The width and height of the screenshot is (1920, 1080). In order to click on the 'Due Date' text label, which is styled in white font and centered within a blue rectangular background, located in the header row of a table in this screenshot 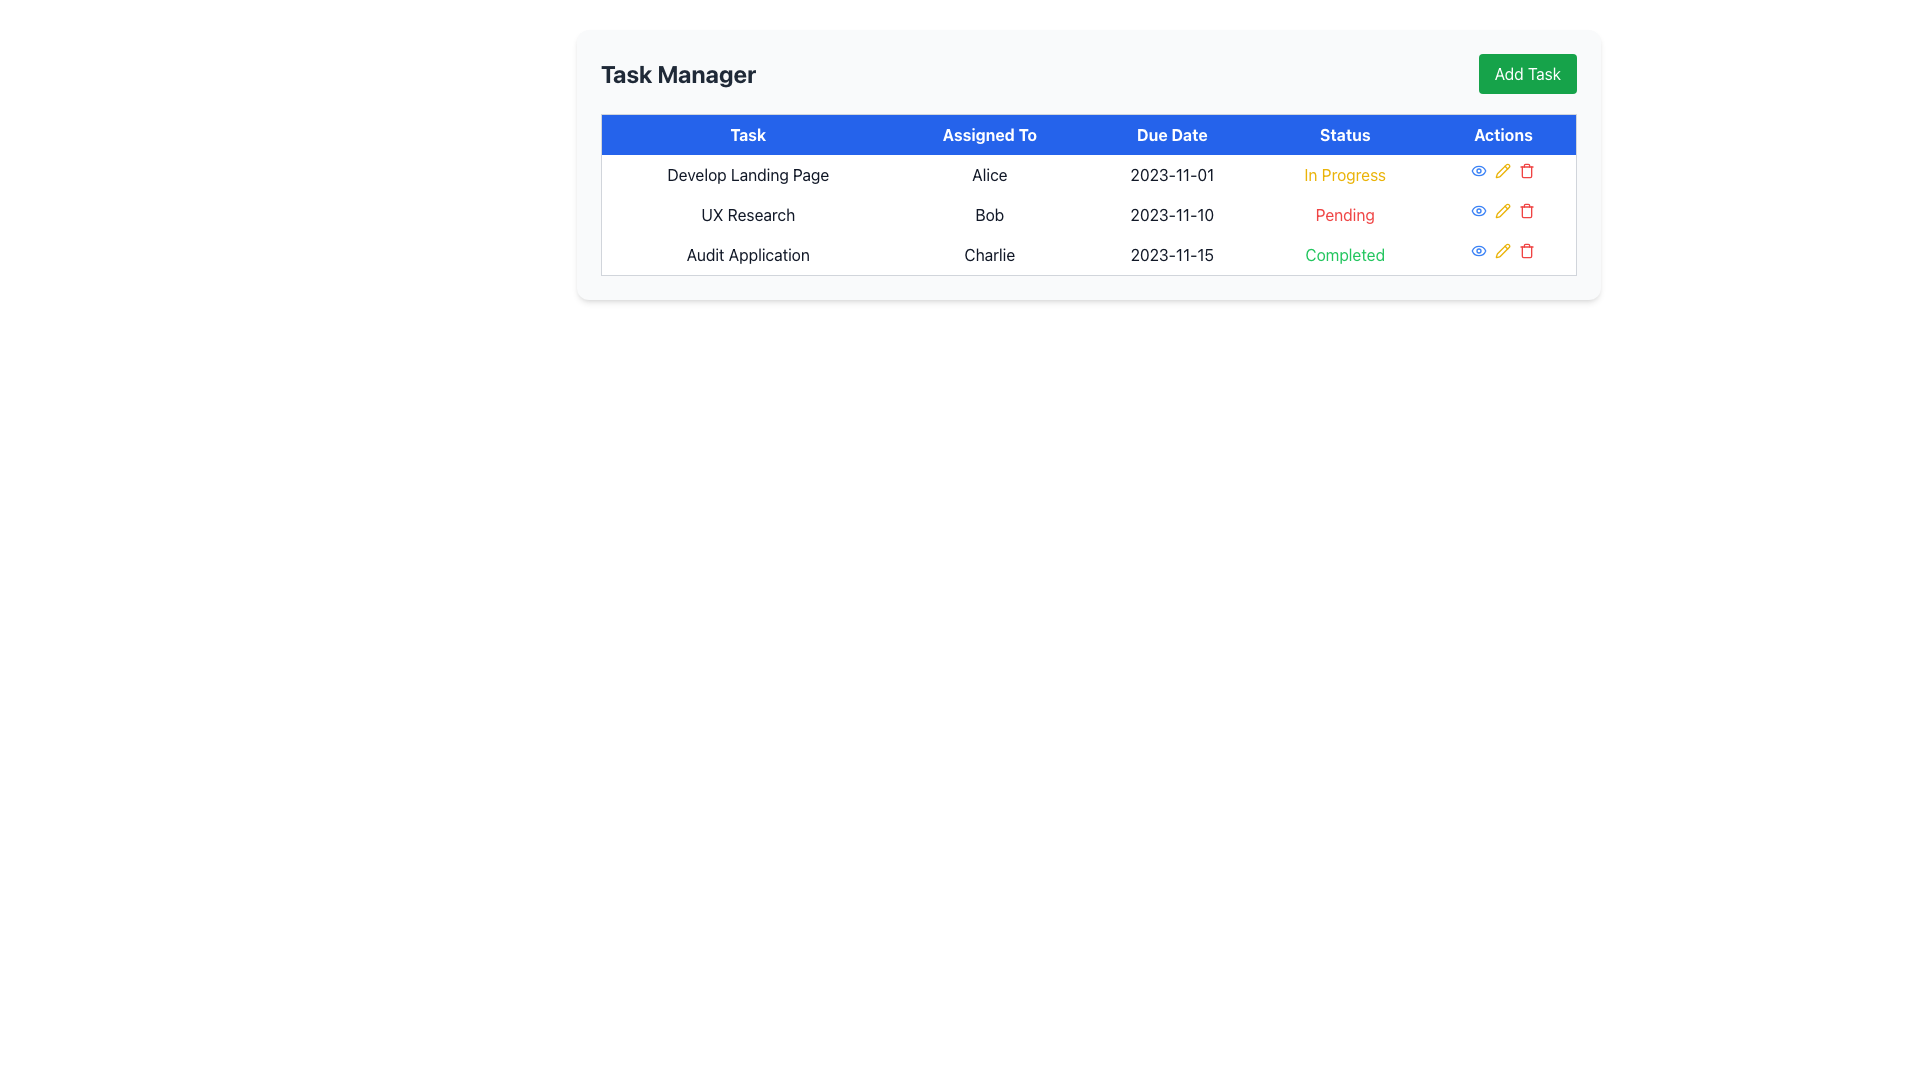, I will do `click(1172, 134)`.